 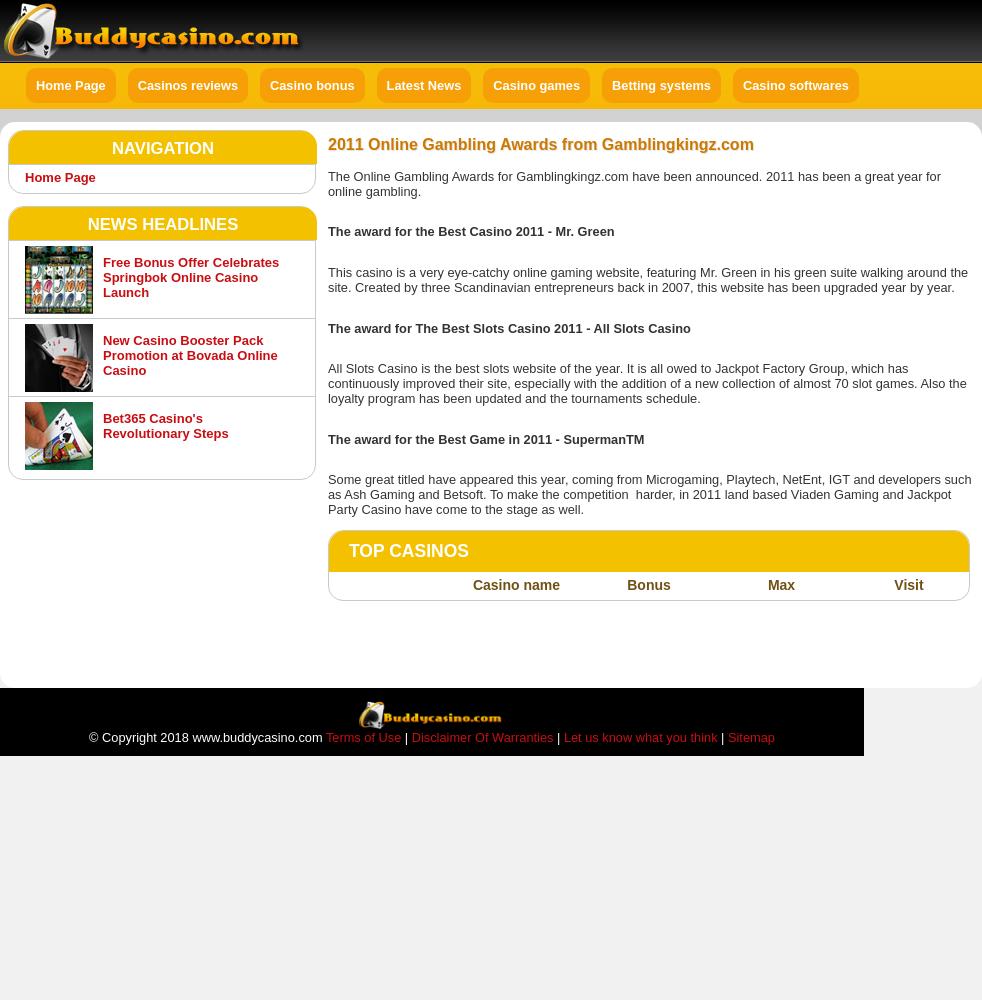 What do you see at coordinates (539, 144) in the screenshot?
I see `'2011 Online Gambling Awards from Gamblingkingz.com'` at bounding box center [539, 144].